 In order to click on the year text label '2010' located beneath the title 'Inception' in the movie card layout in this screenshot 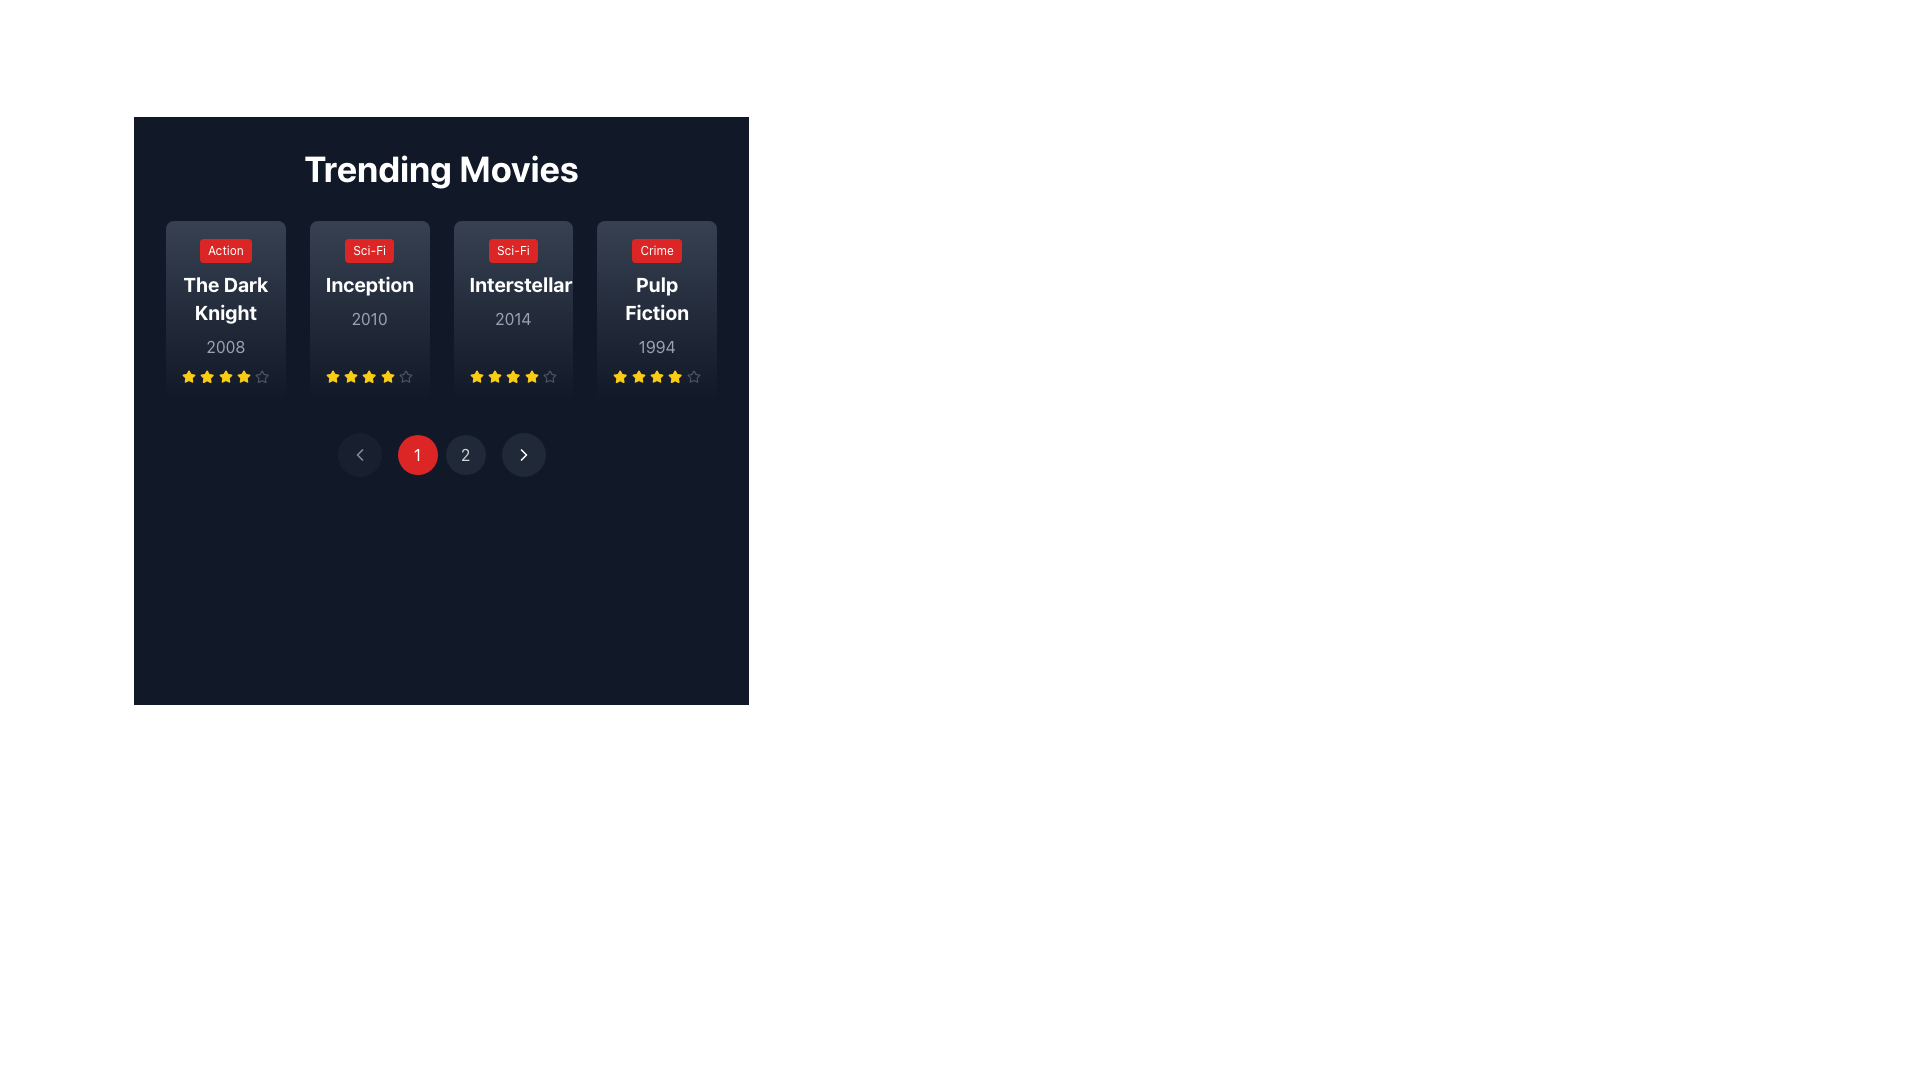, I will do `click(369, 318)`.